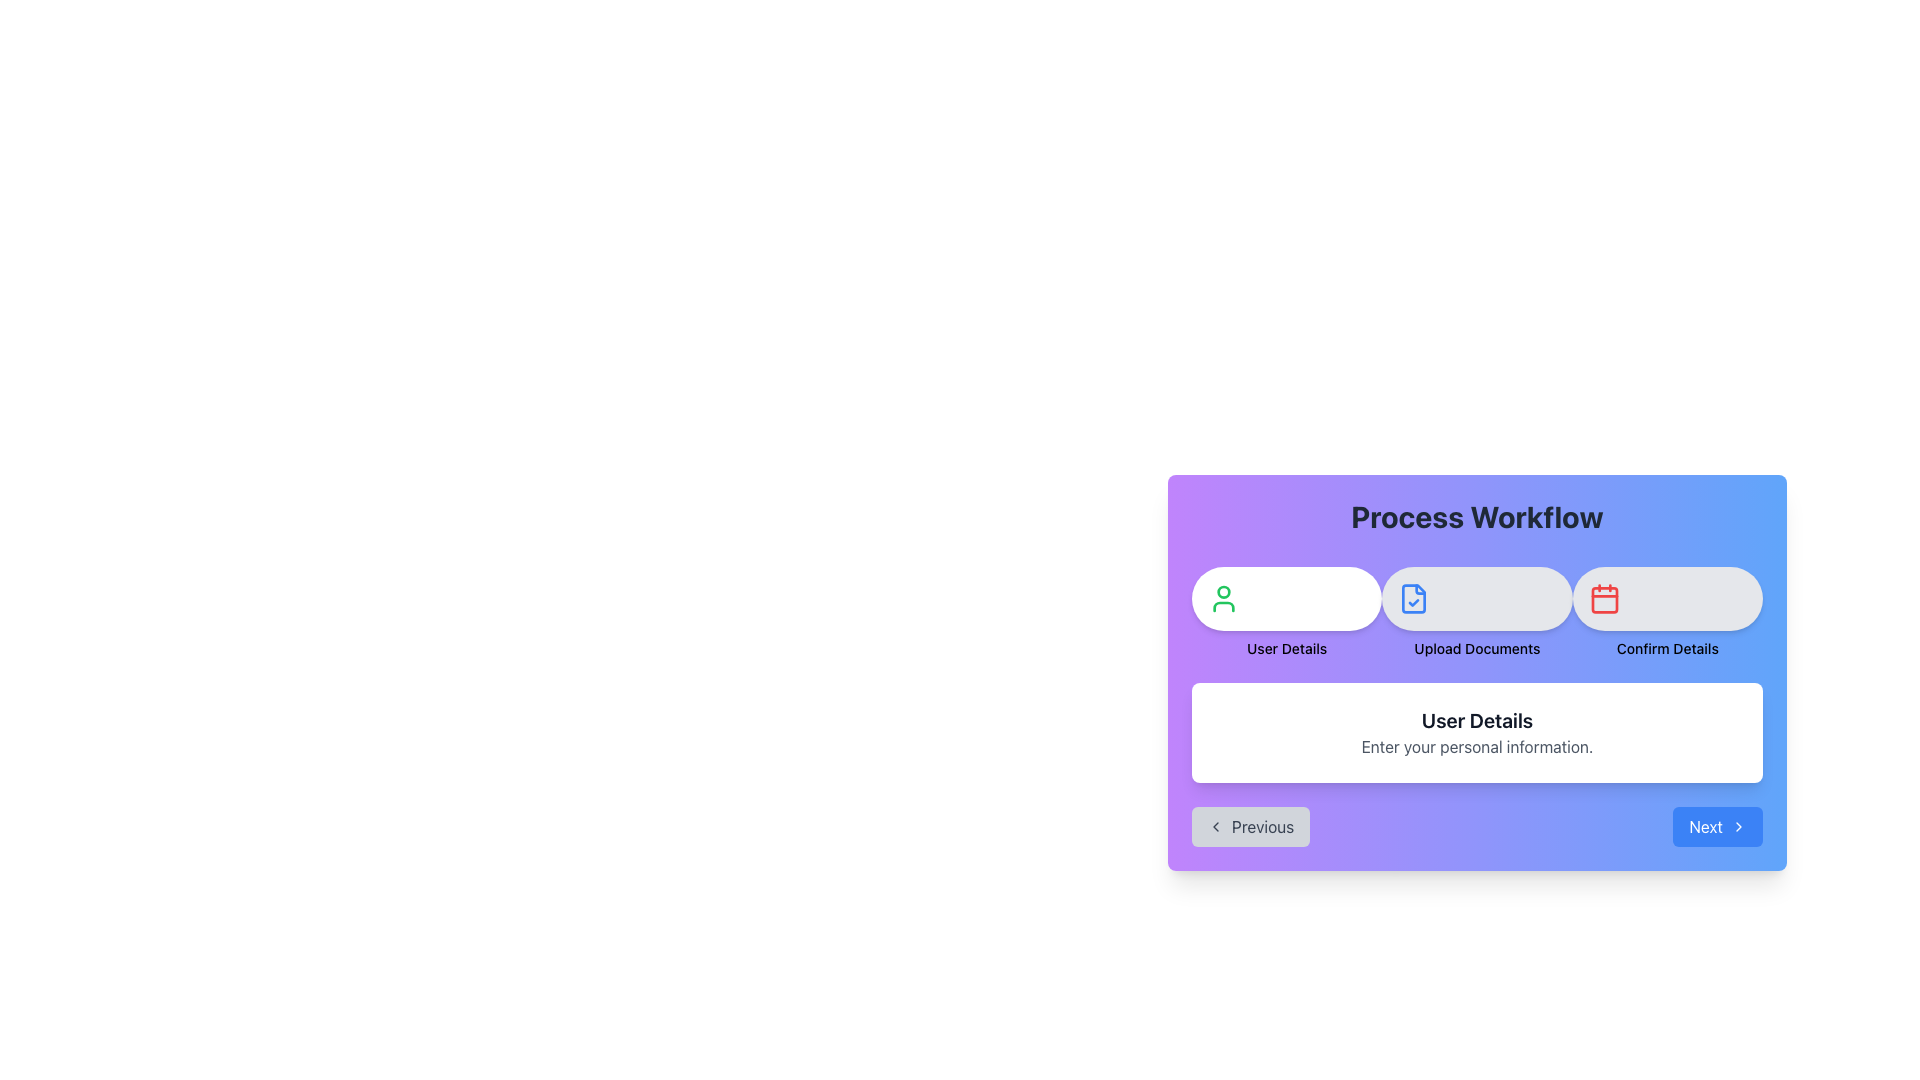 The image size is (1920, 1080). Describe the element at coordinates (1214, 826) in the screenshot. I see `the left-facing chevron icon that is part of the 'Previous' button, located at the bottom left of the interface` at that location.